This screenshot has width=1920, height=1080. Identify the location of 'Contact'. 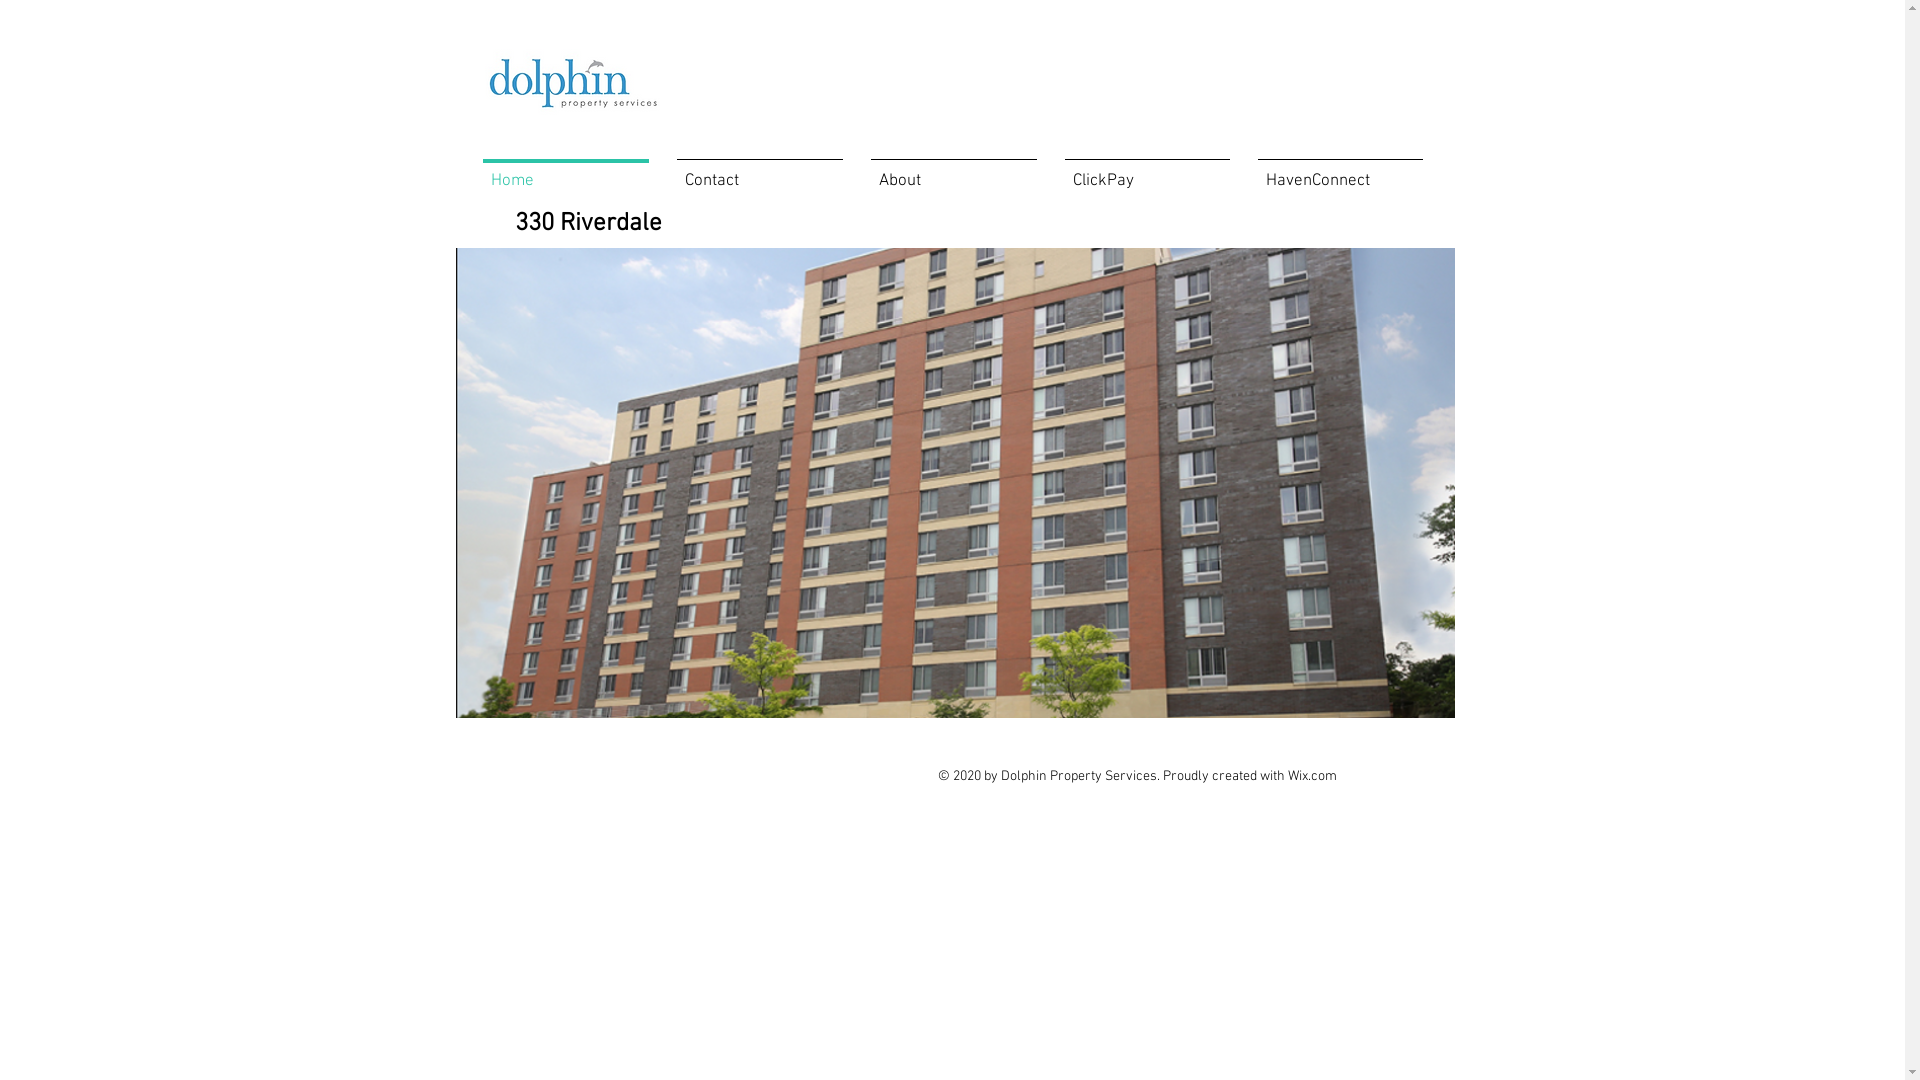
(757, 171).